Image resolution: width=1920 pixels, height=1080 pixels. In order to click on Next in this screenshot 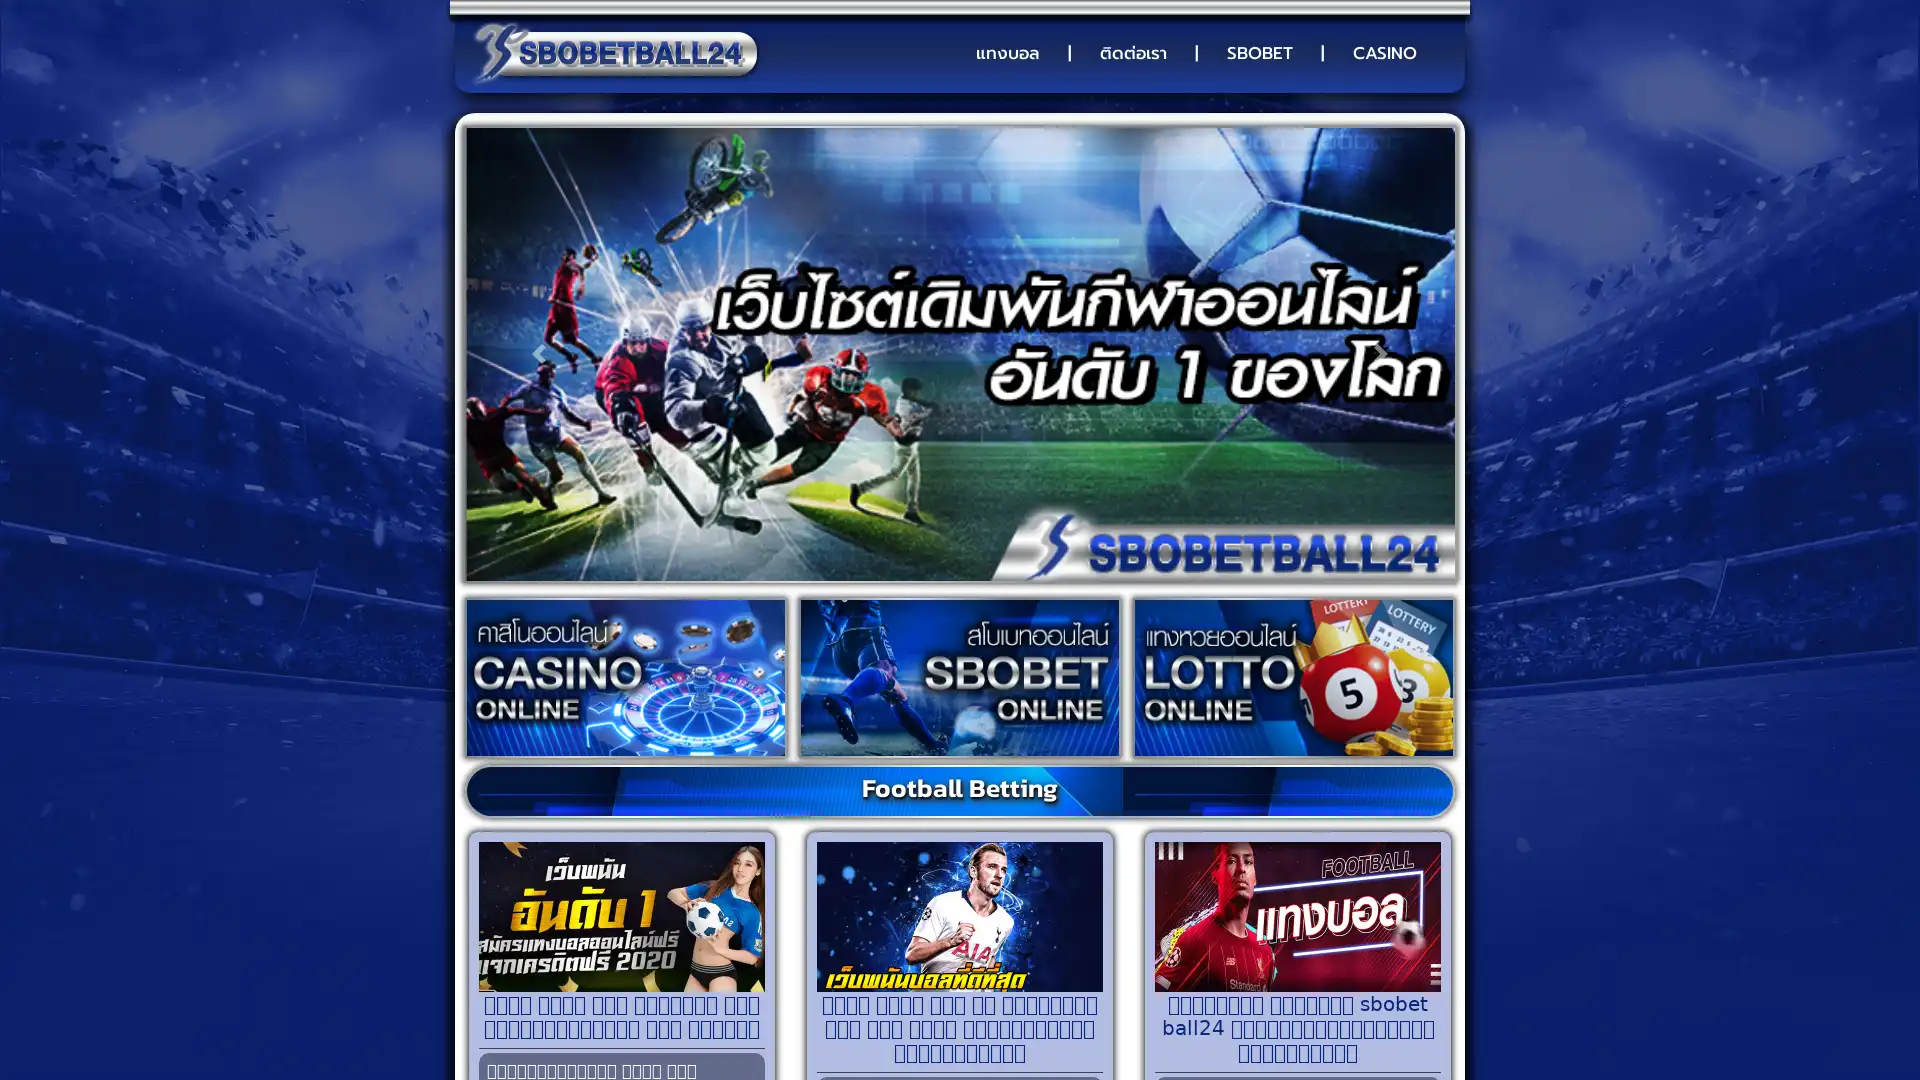, I will do `click(1379, 353)`.